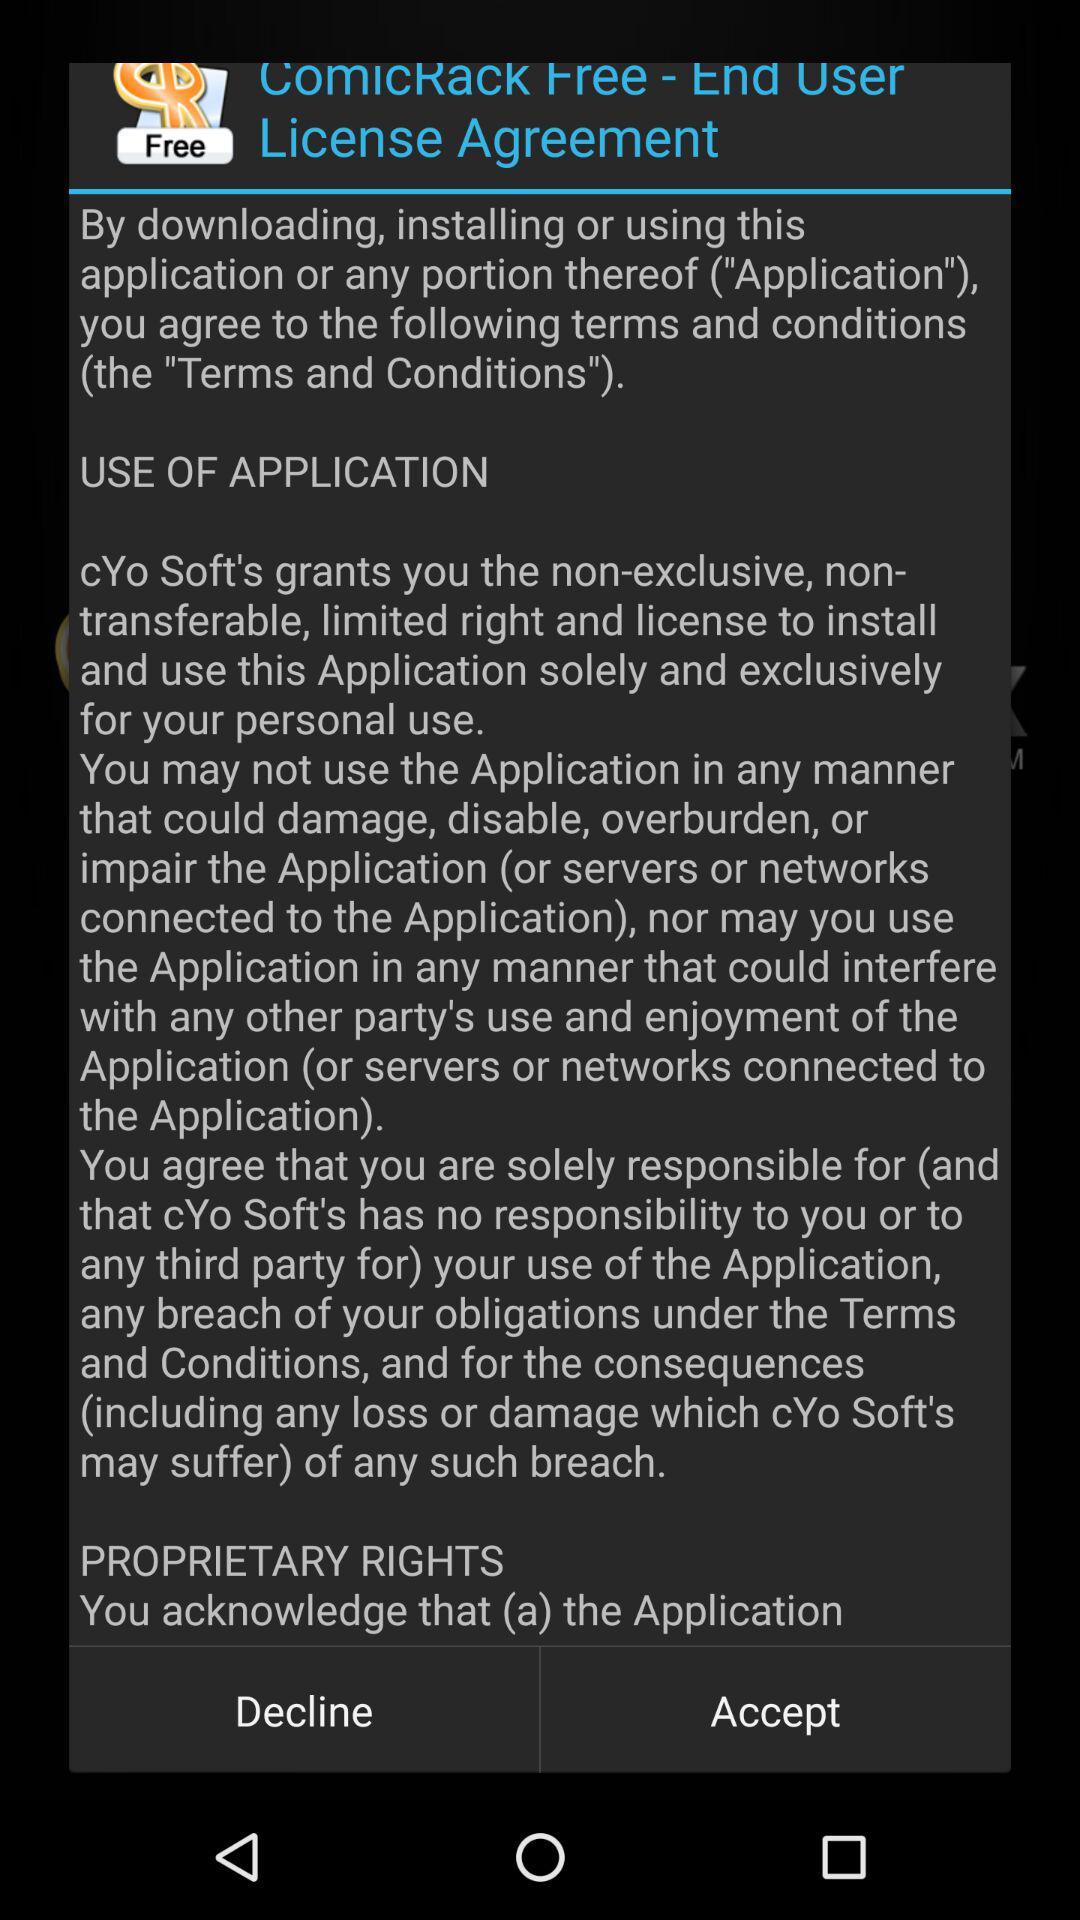  What do you see at coordinates (774, 1708) in the screenshot?
I see `accept button` at bounding box center [774, 1708].